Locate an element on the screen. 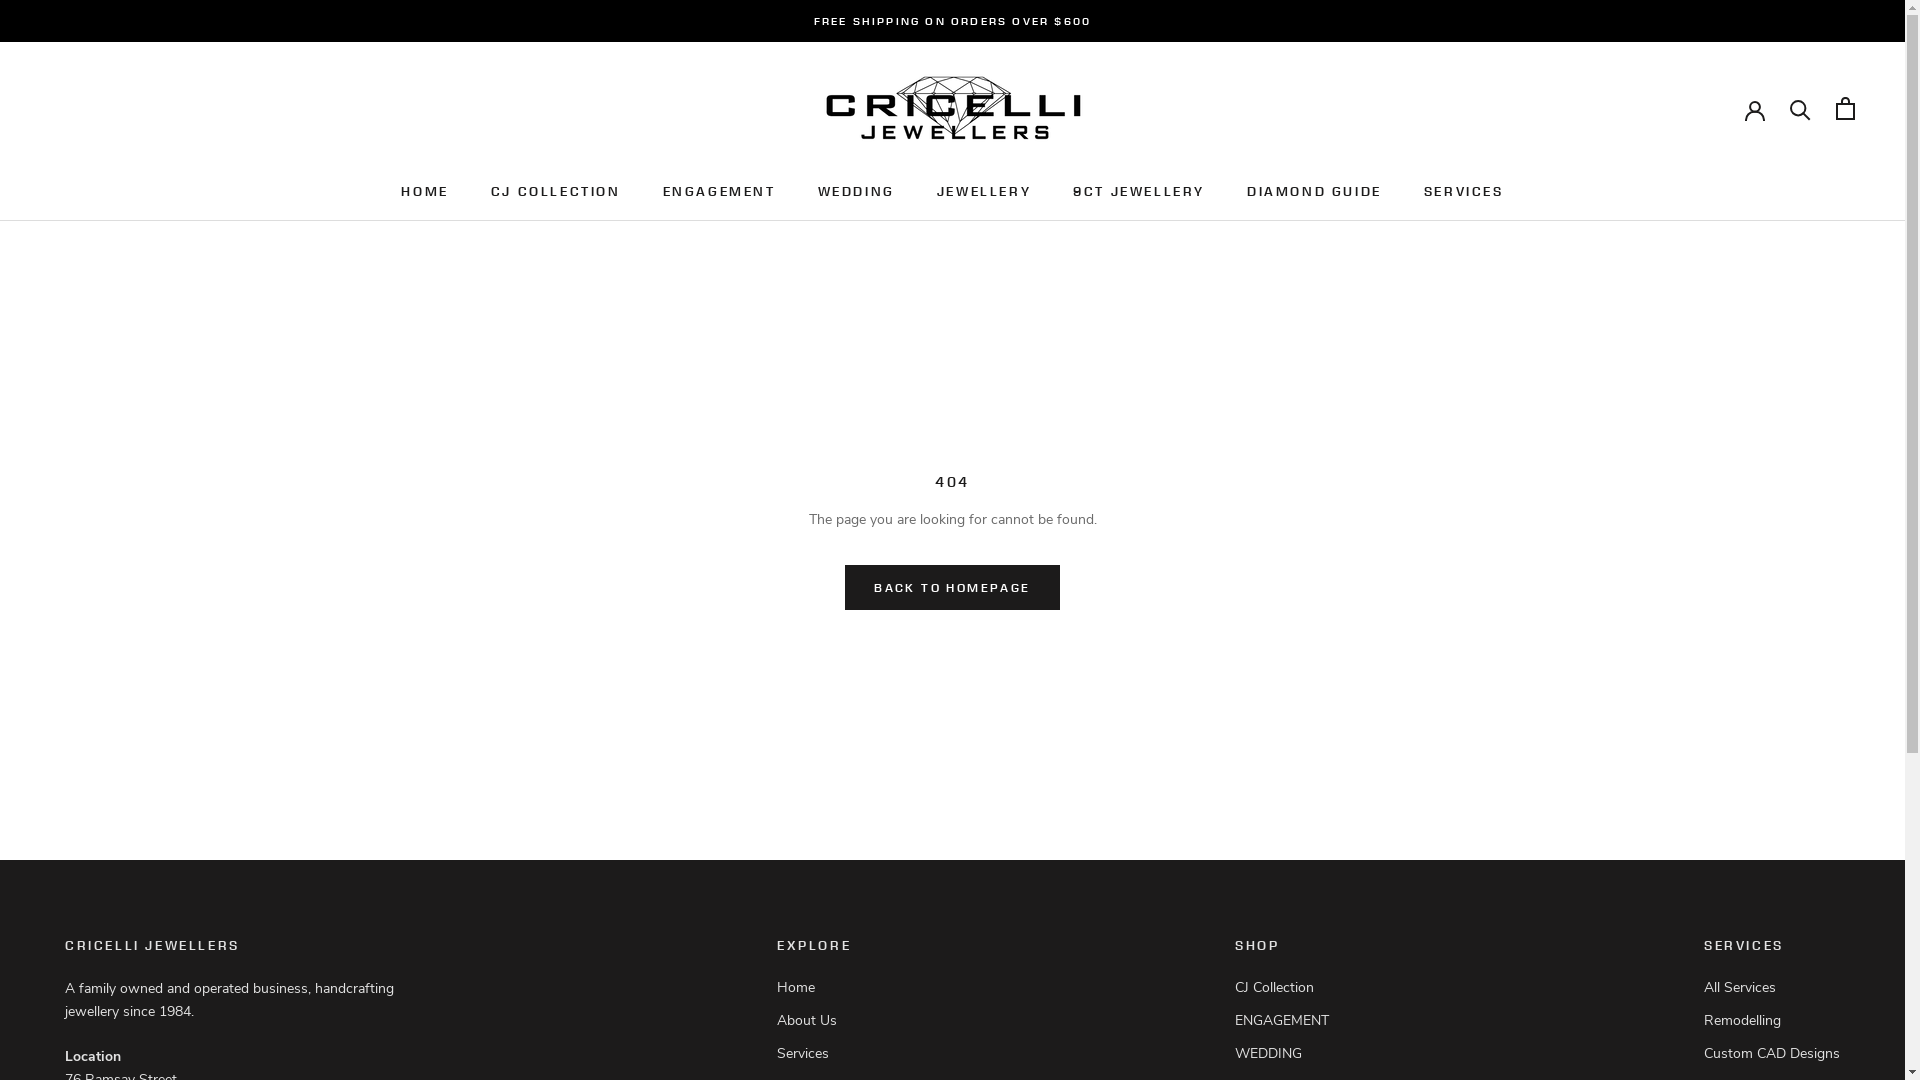 The width and height of the screenshot is (1920, 1080). 'ENGAGEMENT' is located at coordinates (1288, 1020).